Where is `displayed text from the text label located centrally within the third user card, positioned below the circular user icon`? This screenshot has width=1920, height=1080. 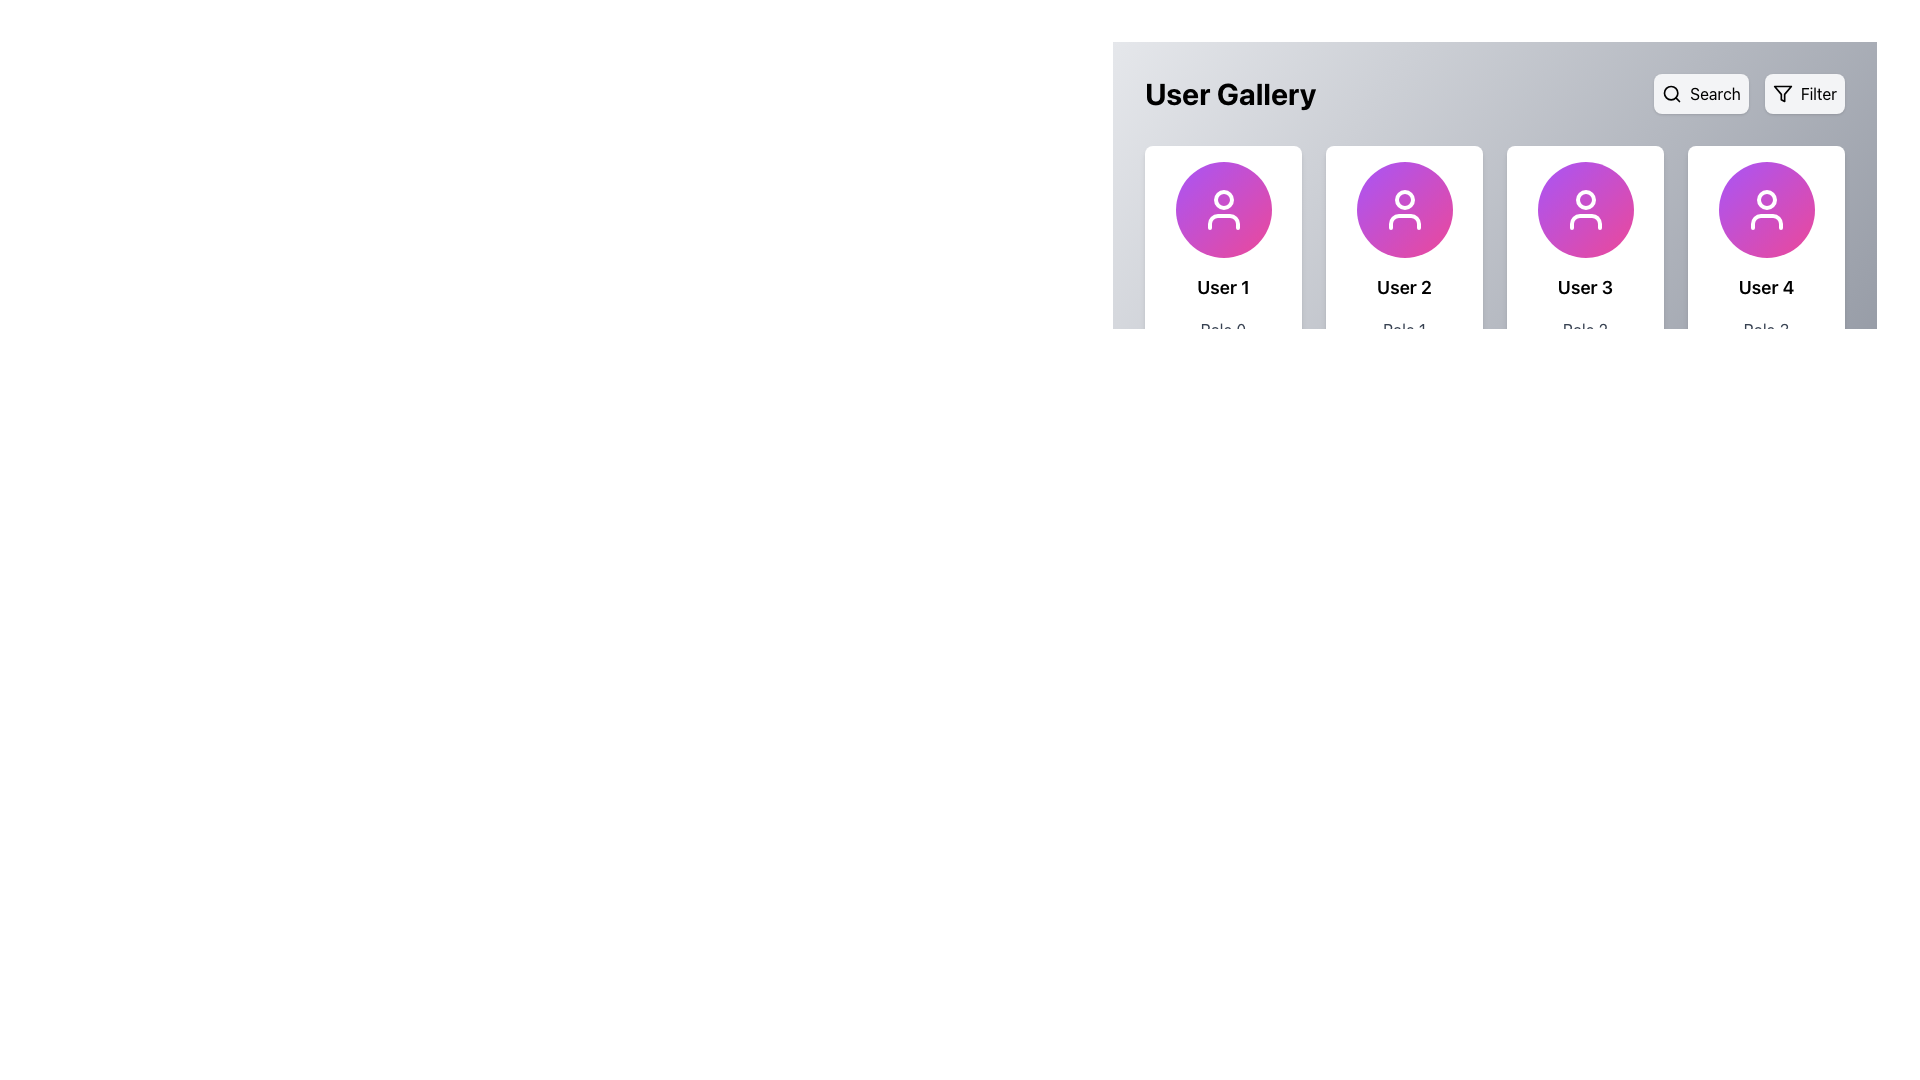
displayed text from the text label located centrally within the third user card, positioned below the circular user icon is located at coordinates (1584, 288).